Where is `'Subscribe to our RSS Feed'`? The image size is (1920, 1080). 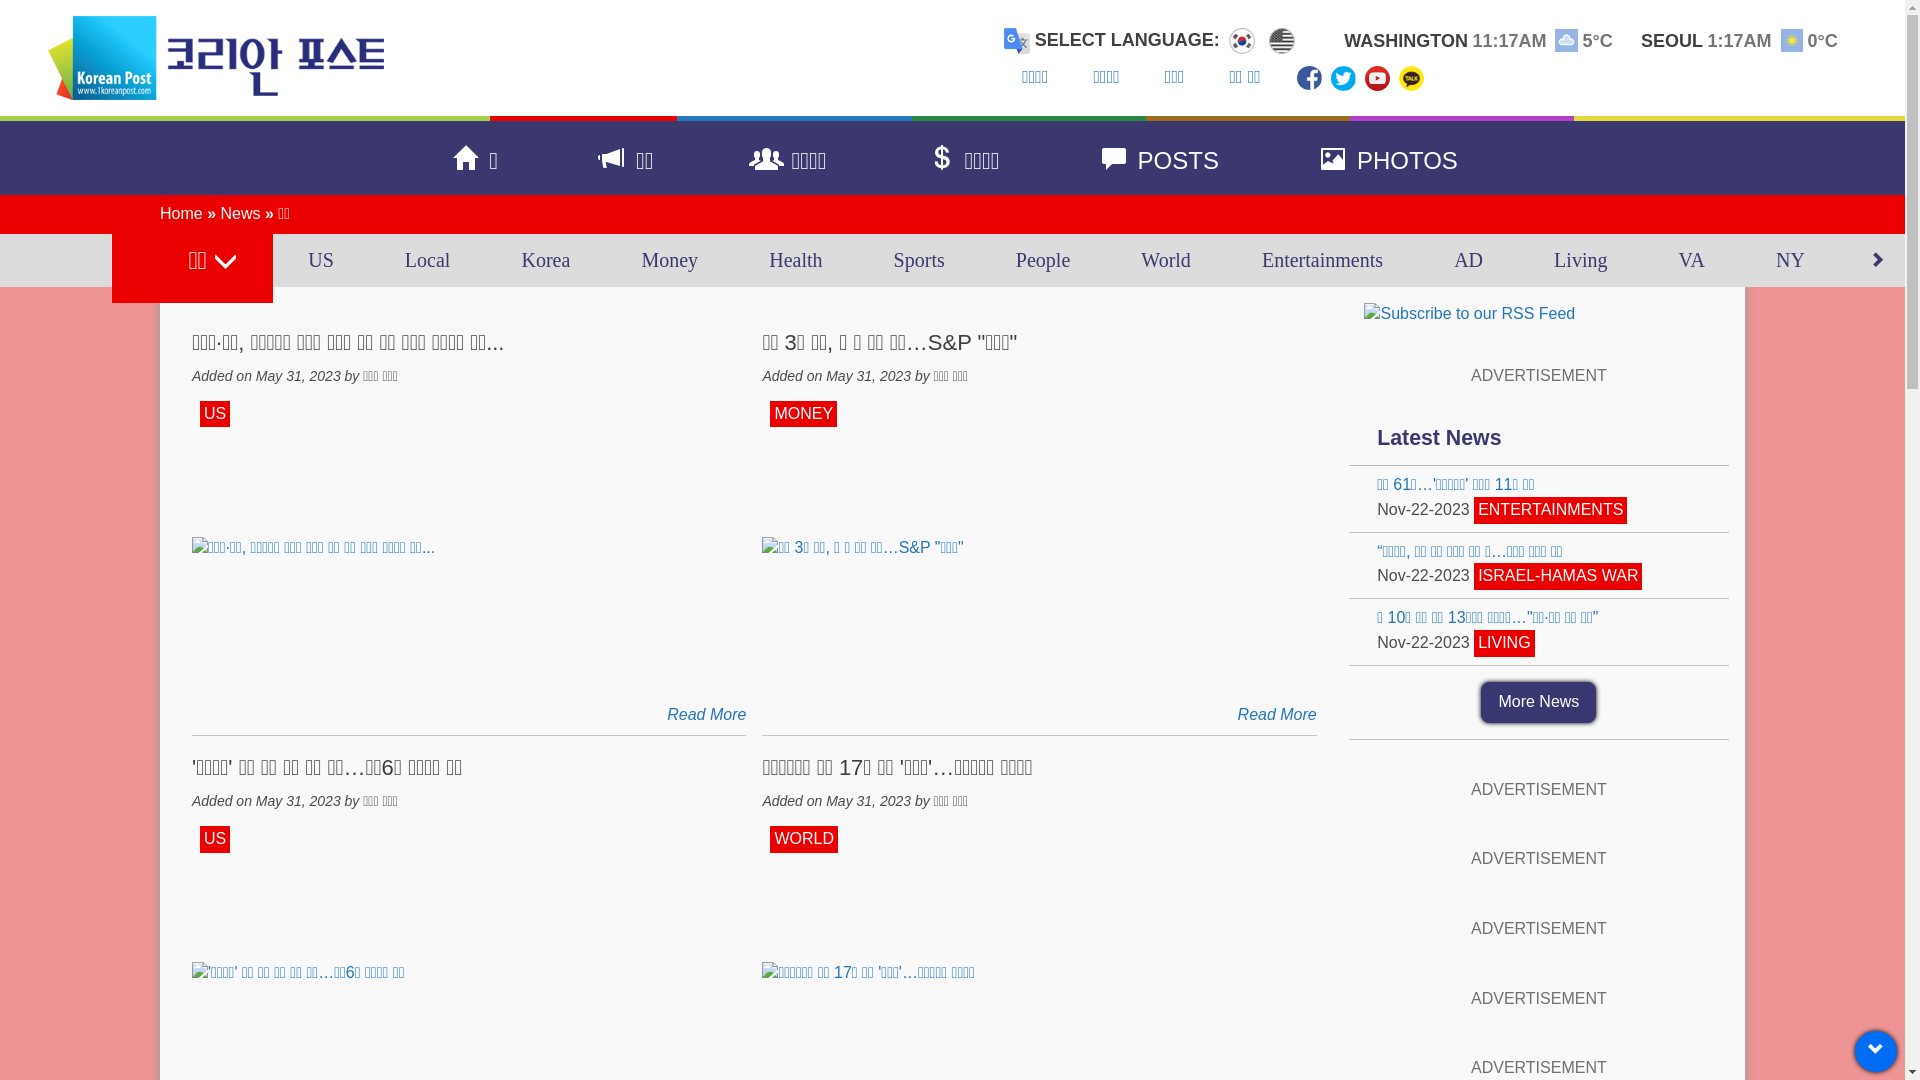 'Subscribe to our RSS Feed' is located at coordinates (1469, 314).